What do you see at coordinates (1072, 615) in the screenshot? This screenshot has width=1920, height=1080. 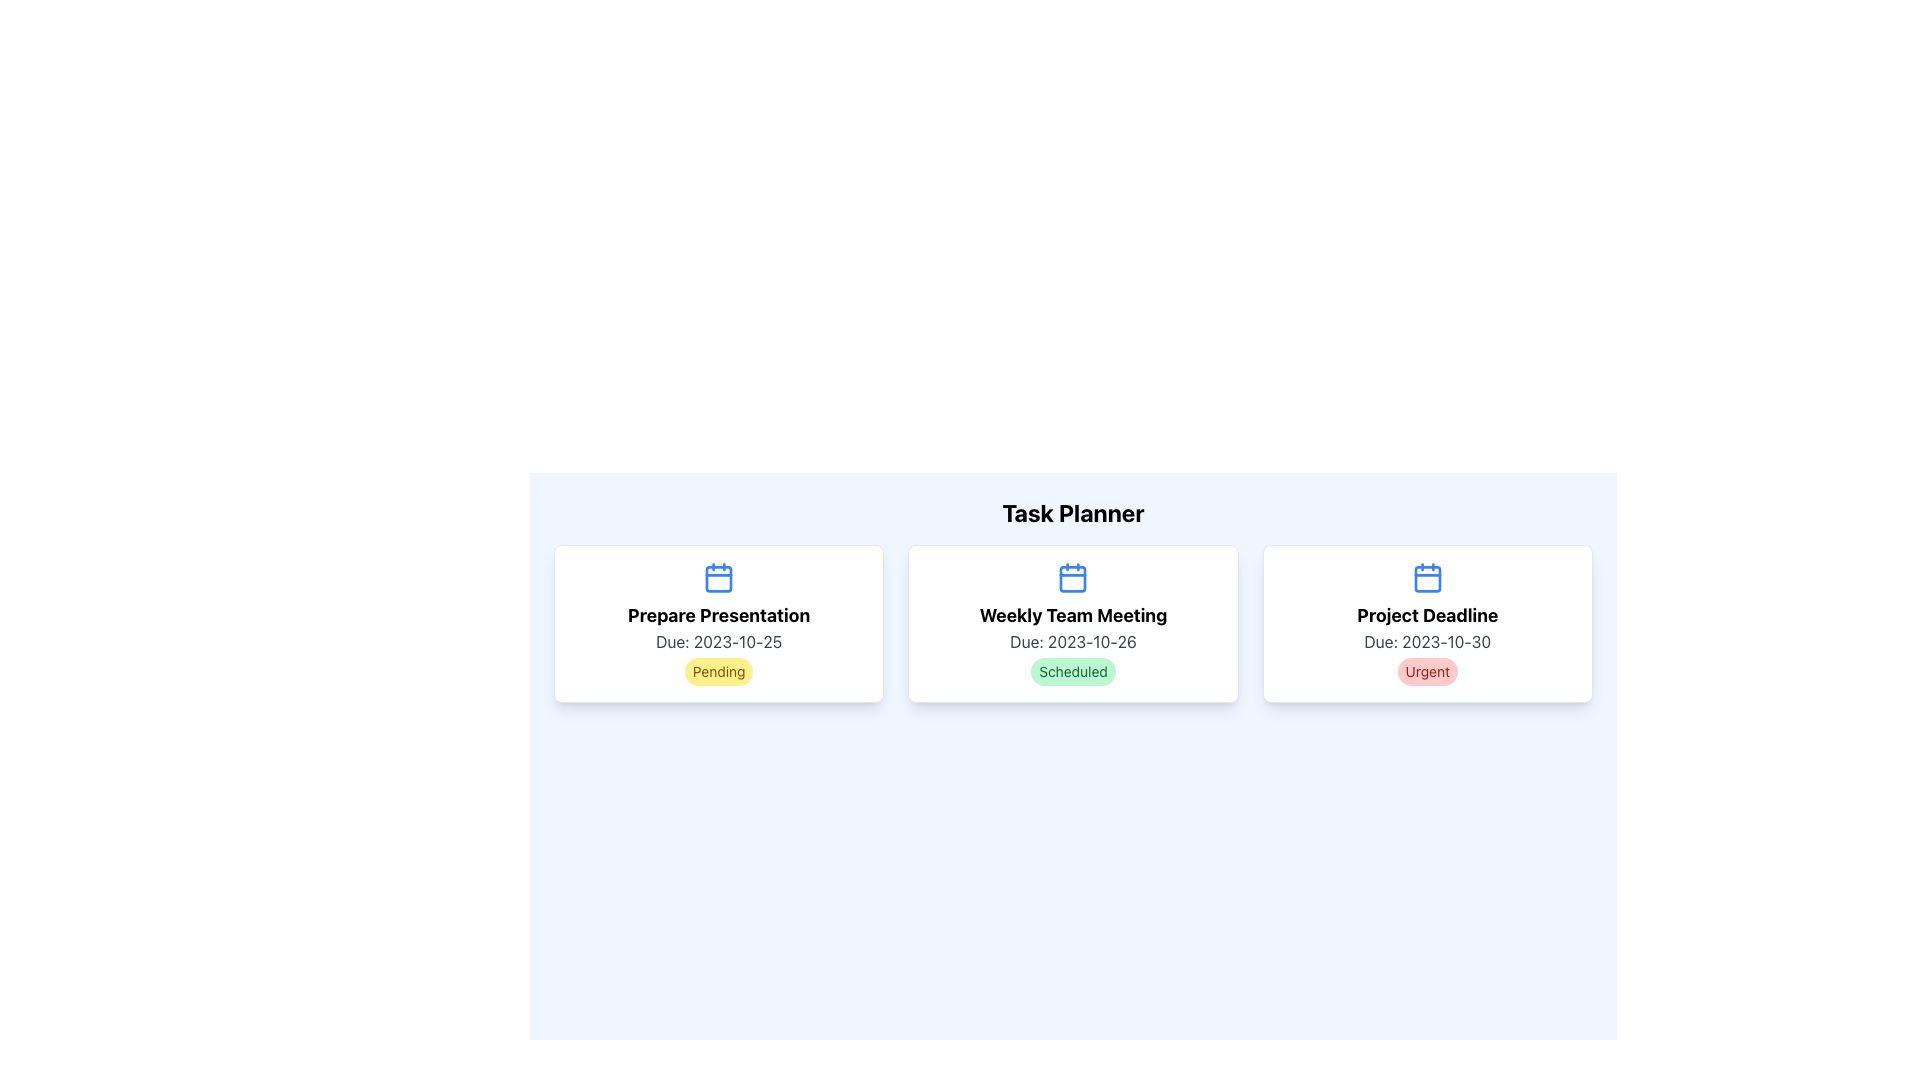 I see `the text label displaying 'Weekly Team Meeting', which is bold, center-aligned, and located in the central card of the three-card layout under 'Task Planner'` at bounding box center [1072, 615].